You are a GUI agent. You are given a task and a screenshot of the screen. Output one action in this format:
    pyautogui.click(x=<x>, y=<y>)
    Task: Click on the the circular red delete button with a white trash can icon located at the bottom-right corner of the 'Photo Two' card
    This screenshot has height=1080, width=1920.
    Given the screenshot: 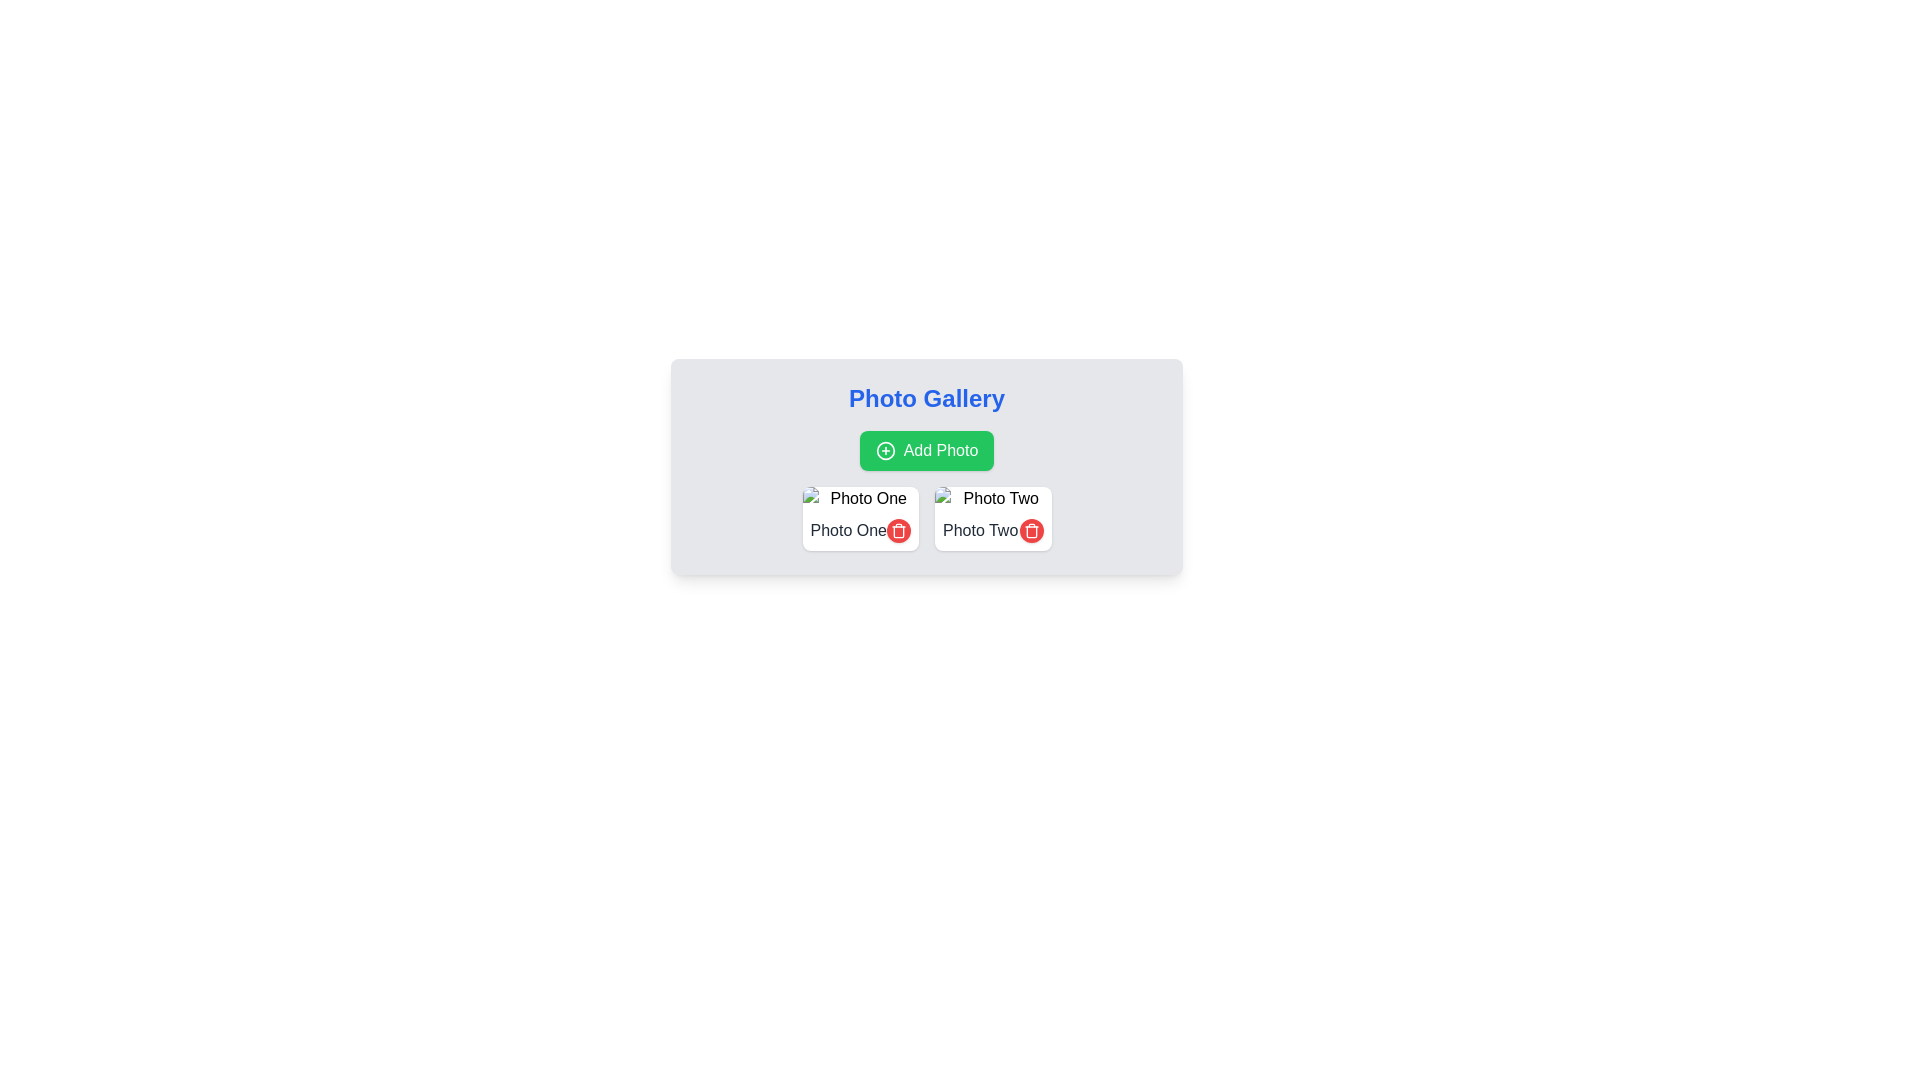 What is the action you would take?
    pyautogui.click(x=1031, y=530)
    